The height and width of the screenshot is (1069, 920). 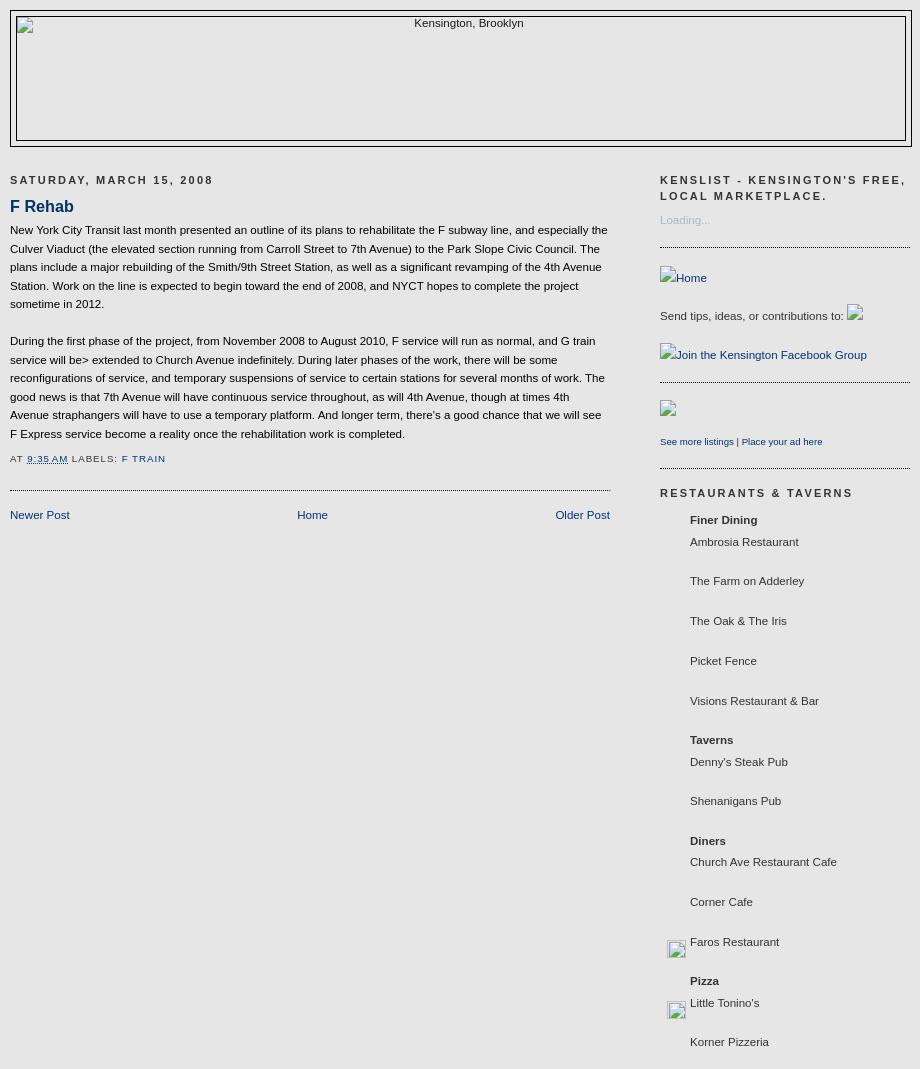 I want to click on 'Finer Dining', so click(x=723, y=518).